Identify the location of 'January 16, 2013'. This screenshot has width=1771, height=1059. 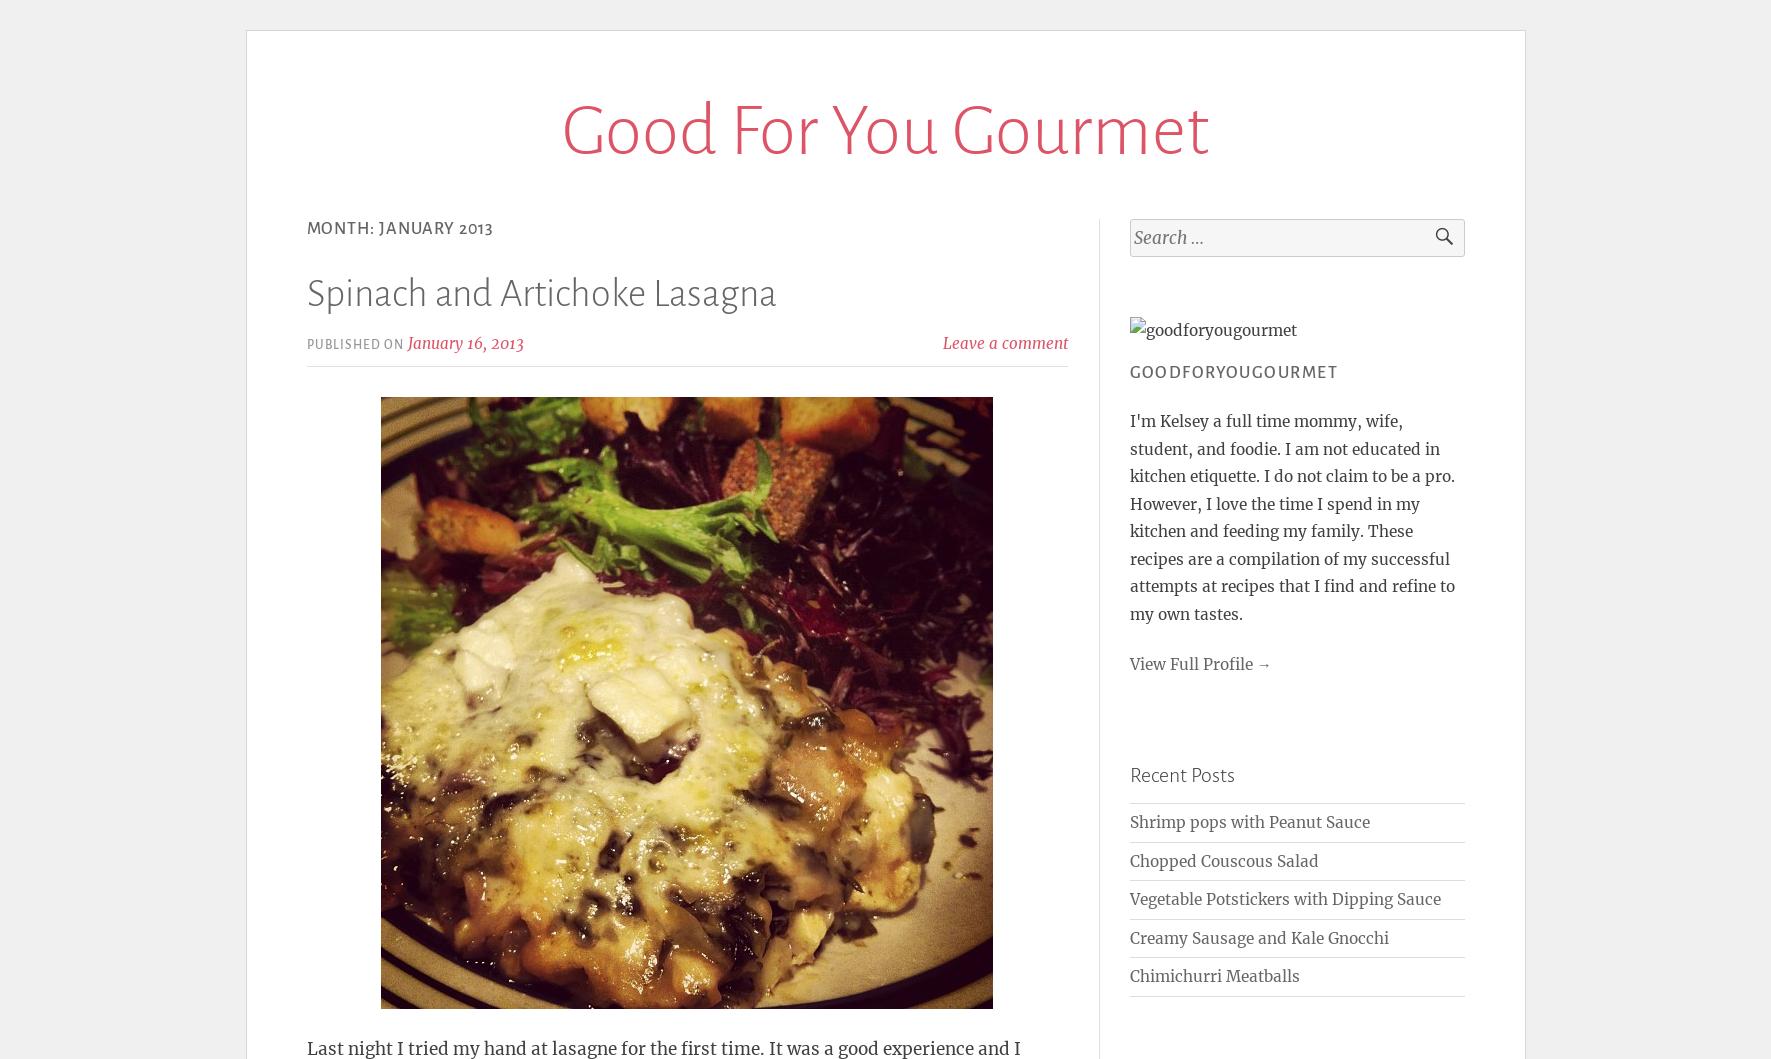
(406, 342).